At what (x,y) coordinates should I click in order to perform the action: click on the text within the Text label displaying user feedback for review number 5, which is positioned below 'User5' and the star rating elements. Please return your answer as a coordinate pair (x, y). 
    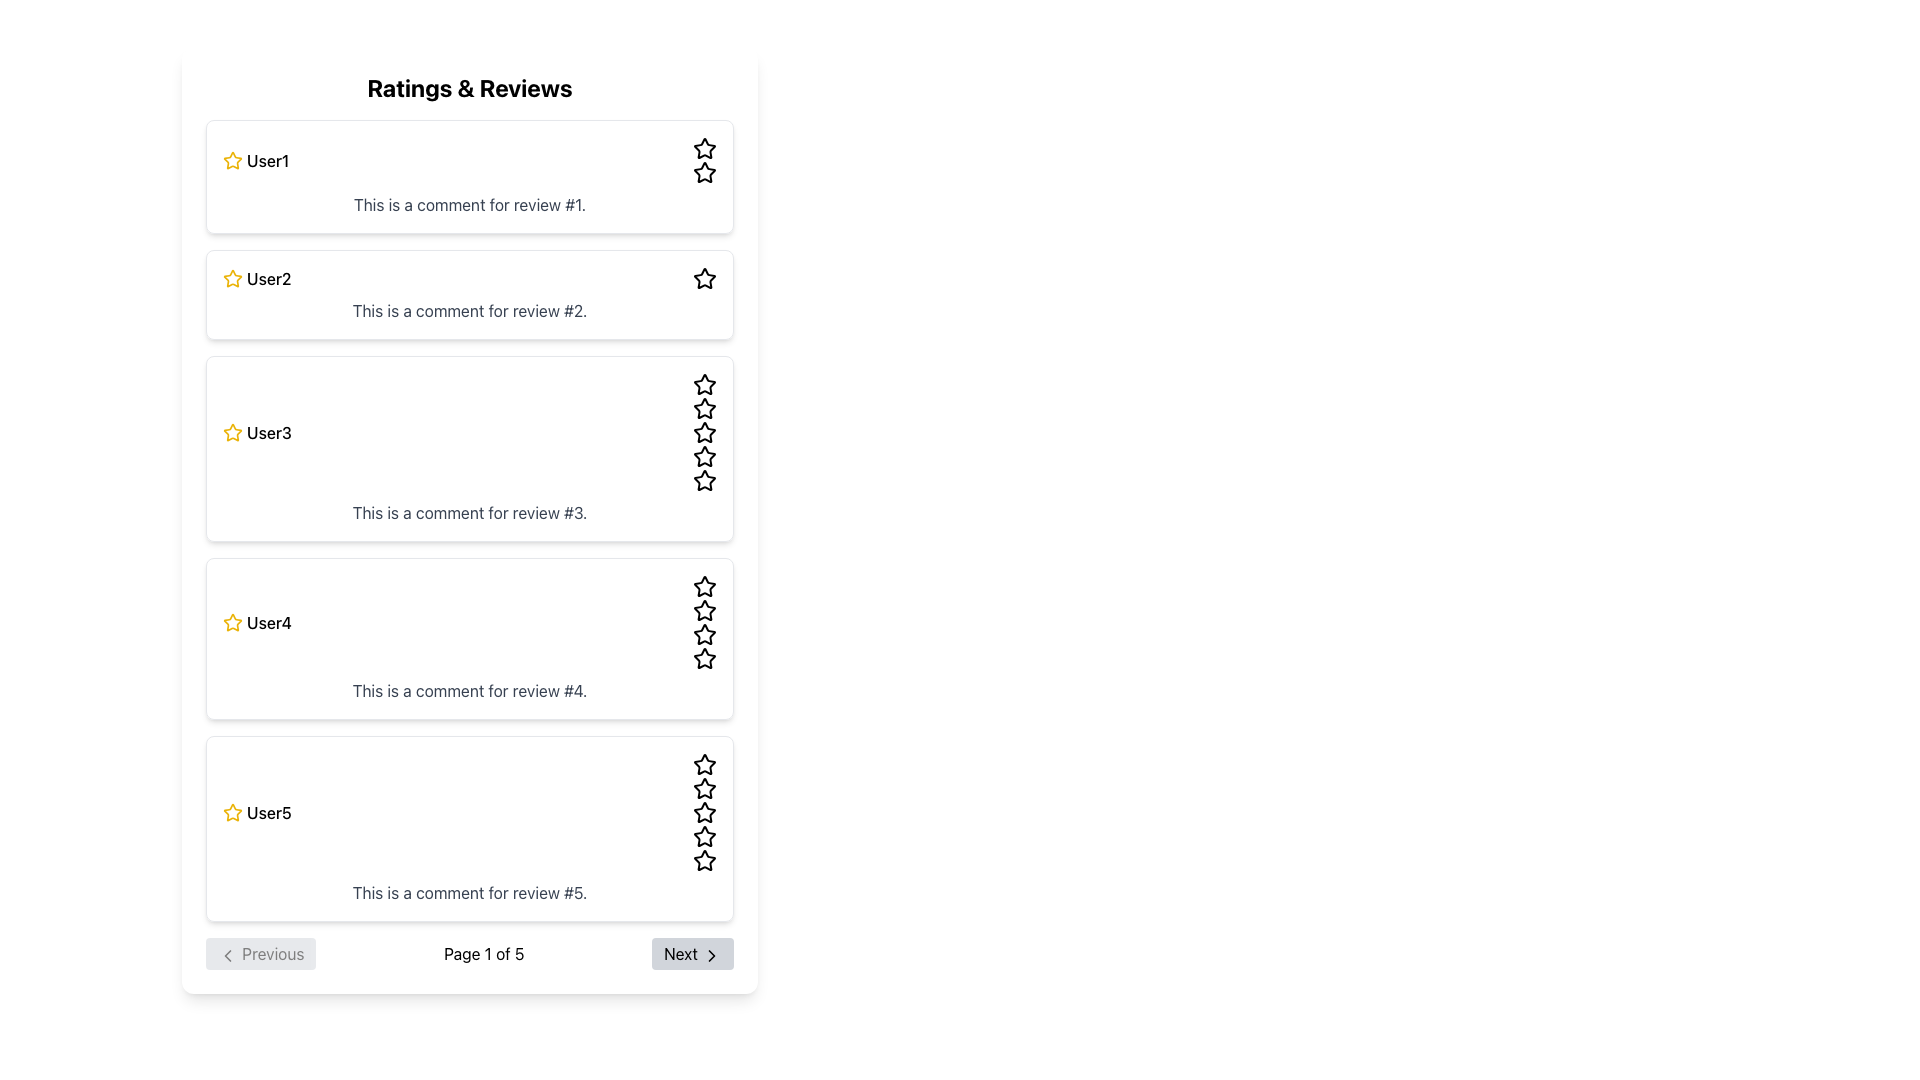
    Looking at the image, I should click on (469, 892).